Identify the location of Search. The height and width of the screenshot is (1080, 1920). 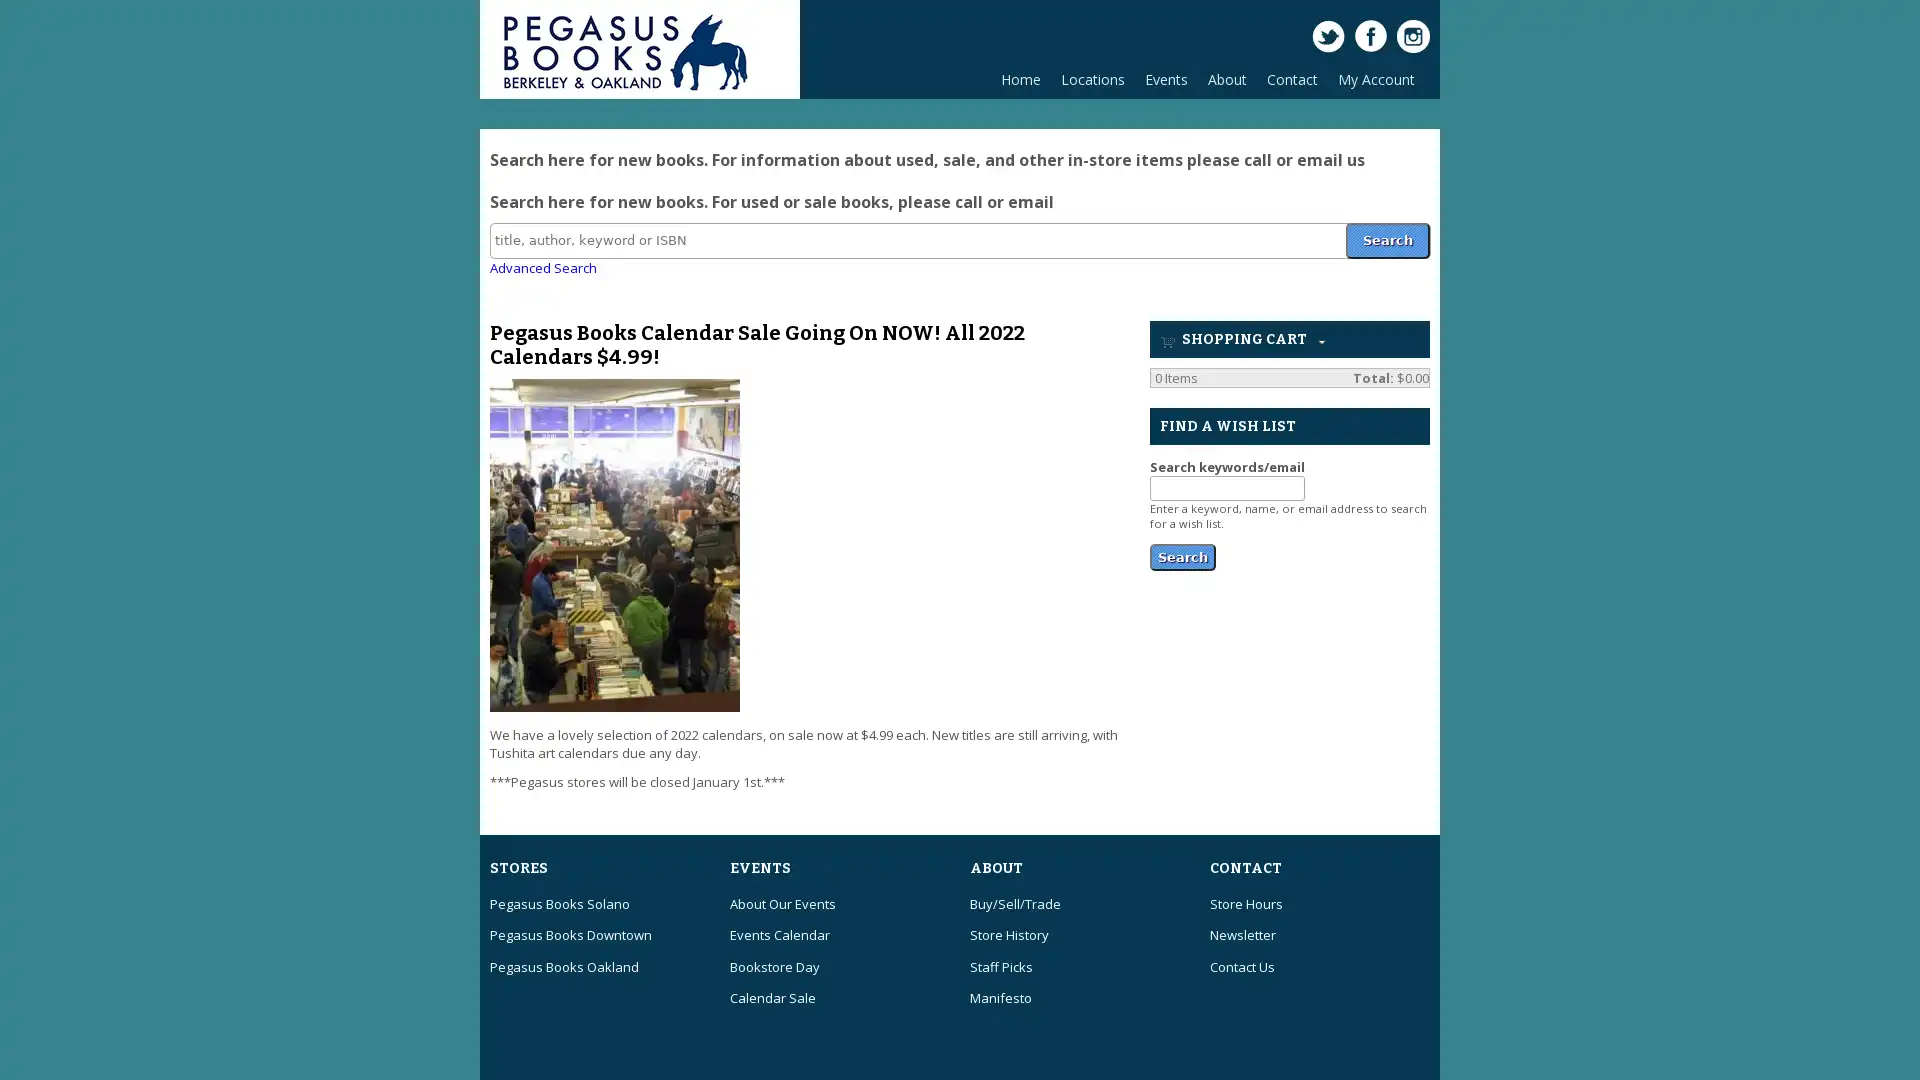
(1182, 555).